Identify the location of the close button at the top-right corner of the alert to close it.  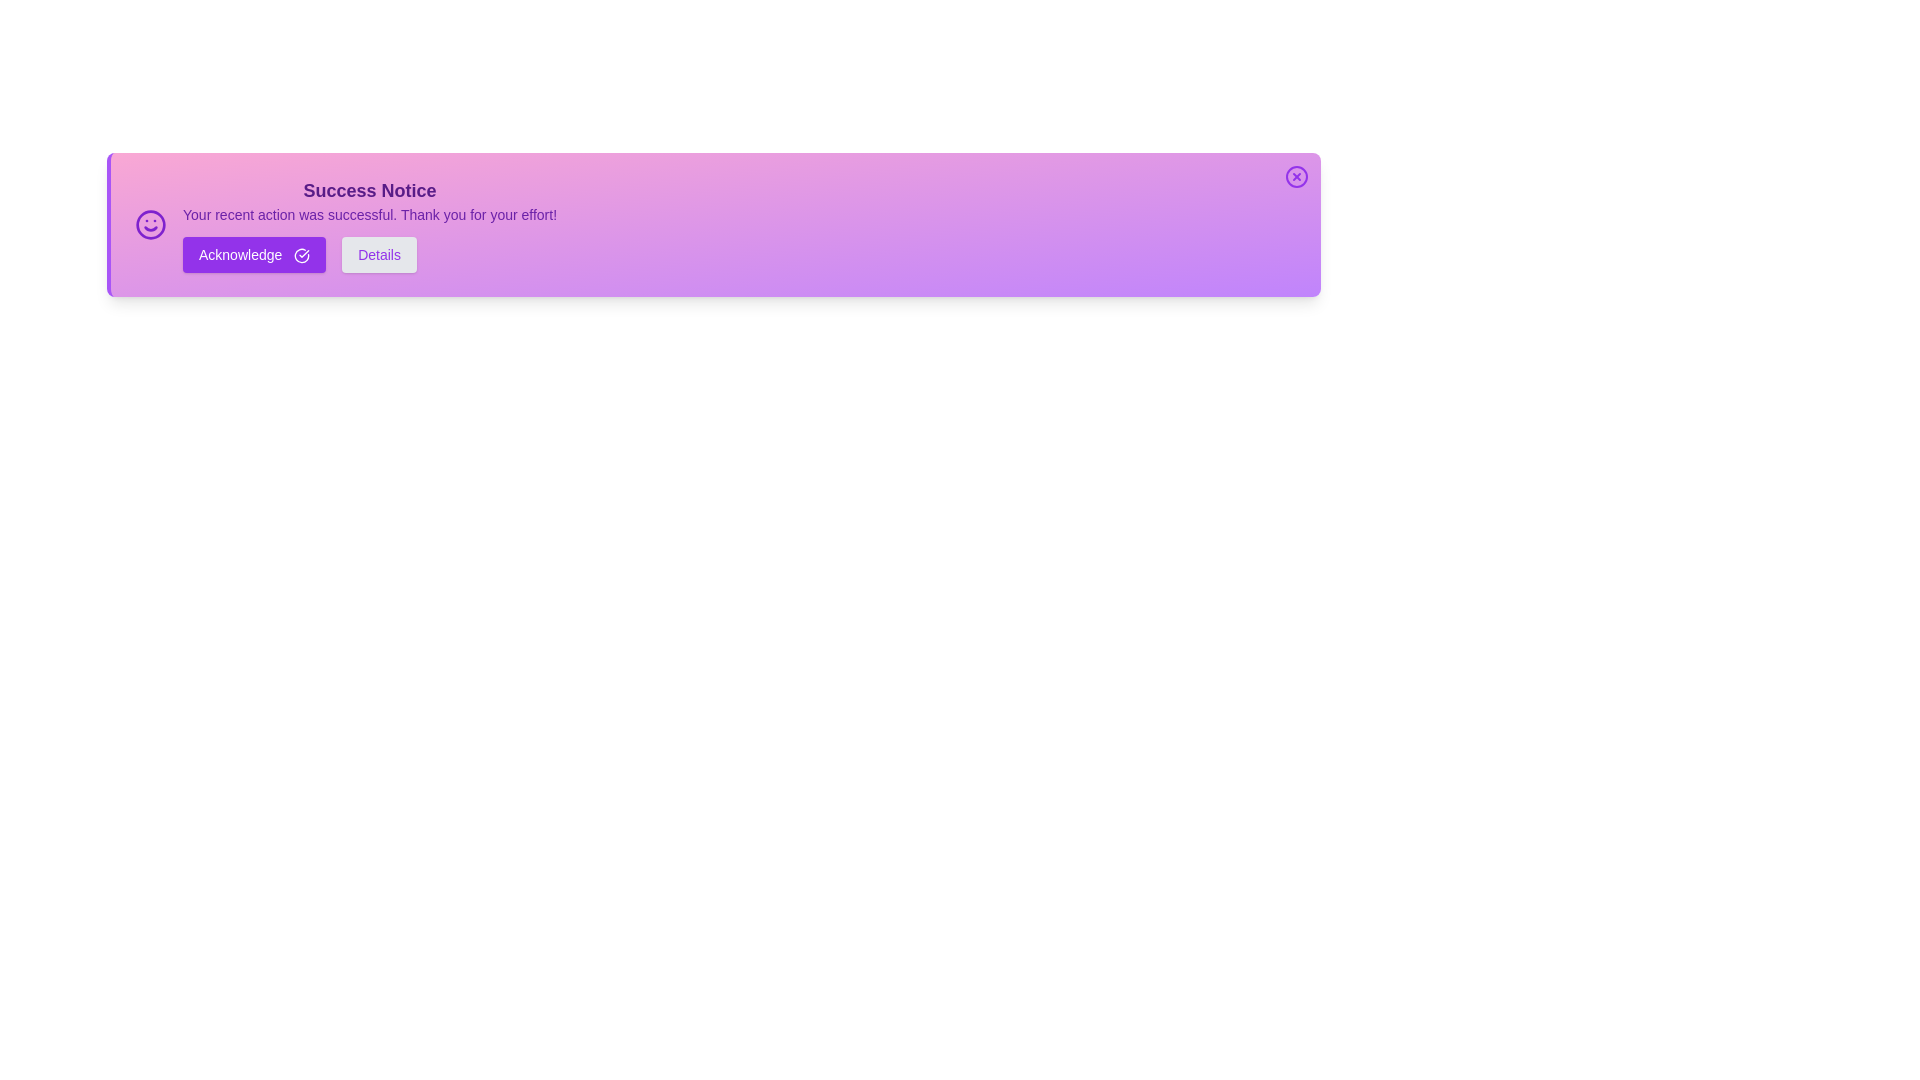
(1296, 176).